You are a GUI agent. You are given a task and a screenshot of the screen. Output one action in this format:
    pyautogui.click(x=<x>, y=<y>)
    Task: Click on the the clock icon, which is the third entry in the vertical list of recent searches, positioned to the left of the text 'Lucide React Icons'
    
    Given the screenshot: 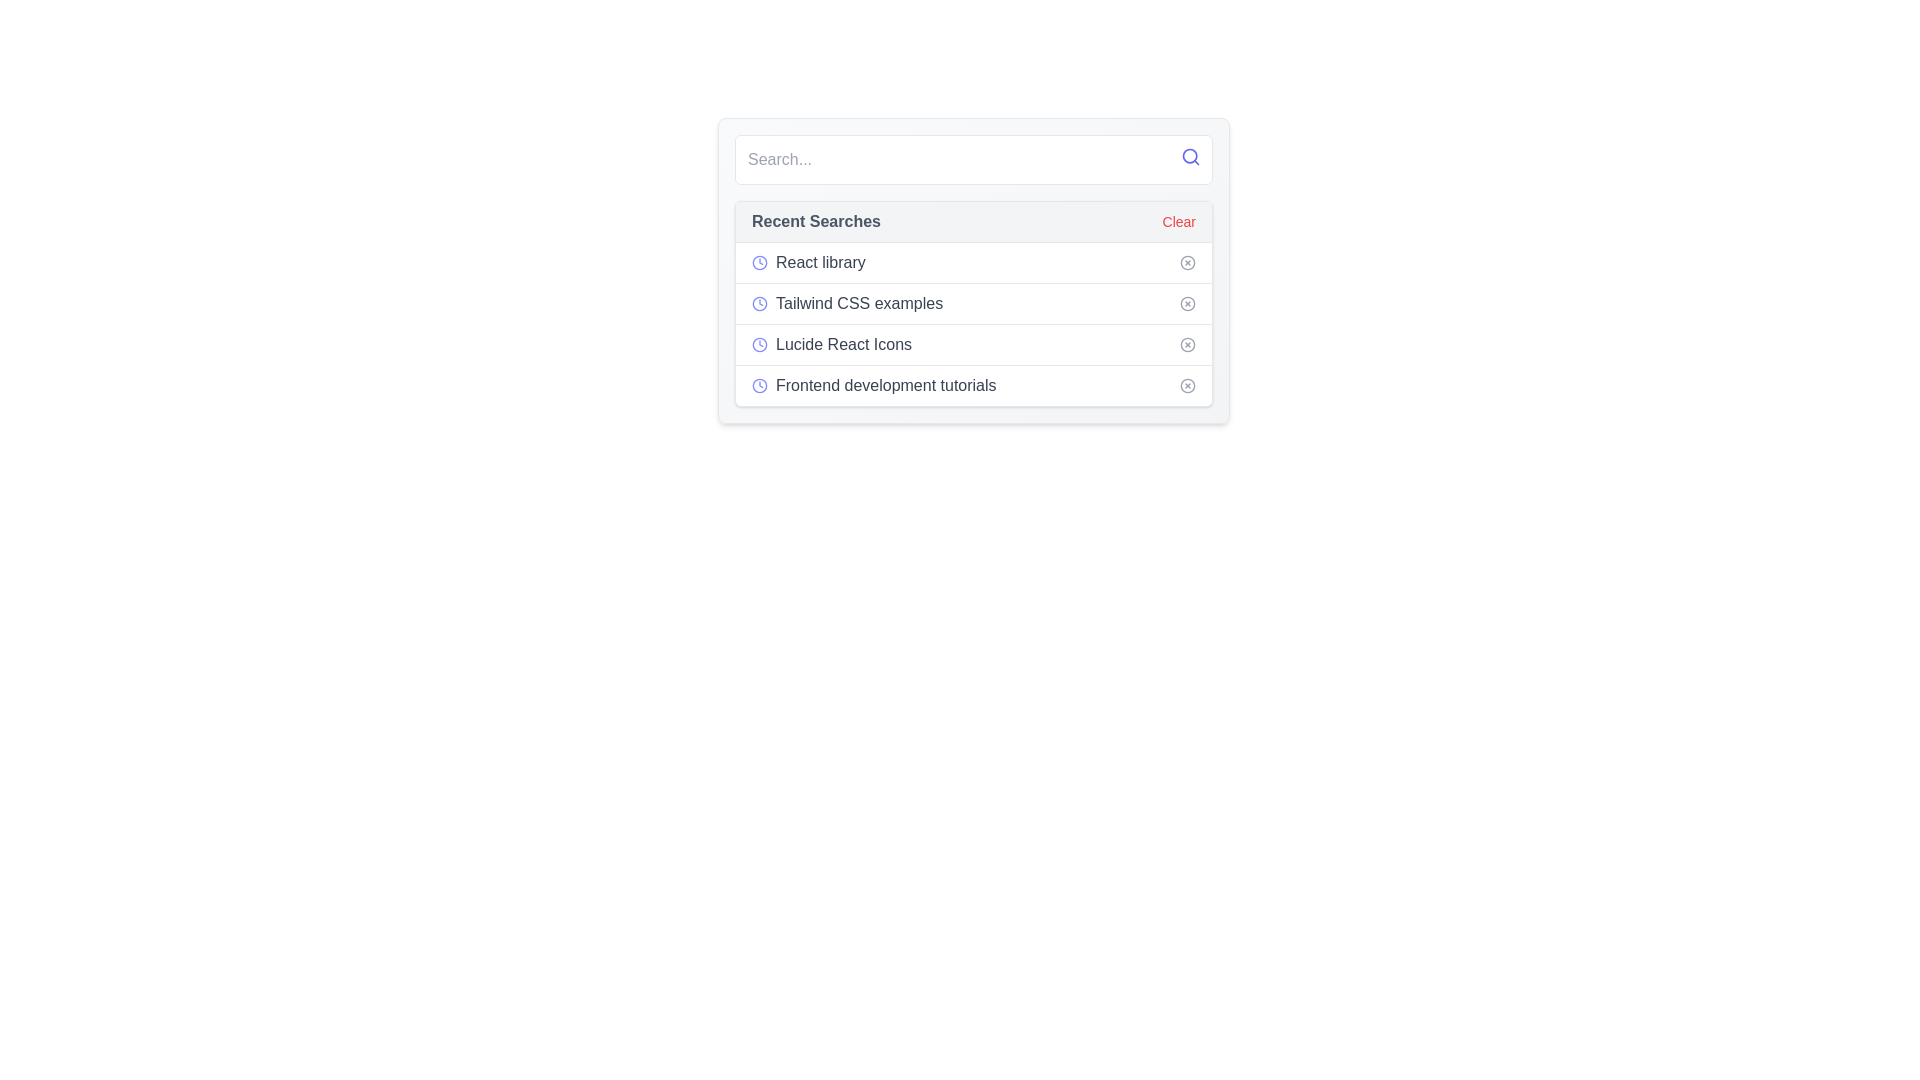 What is the action you would take?
    pyautogui.click(x=758, y=343)
    